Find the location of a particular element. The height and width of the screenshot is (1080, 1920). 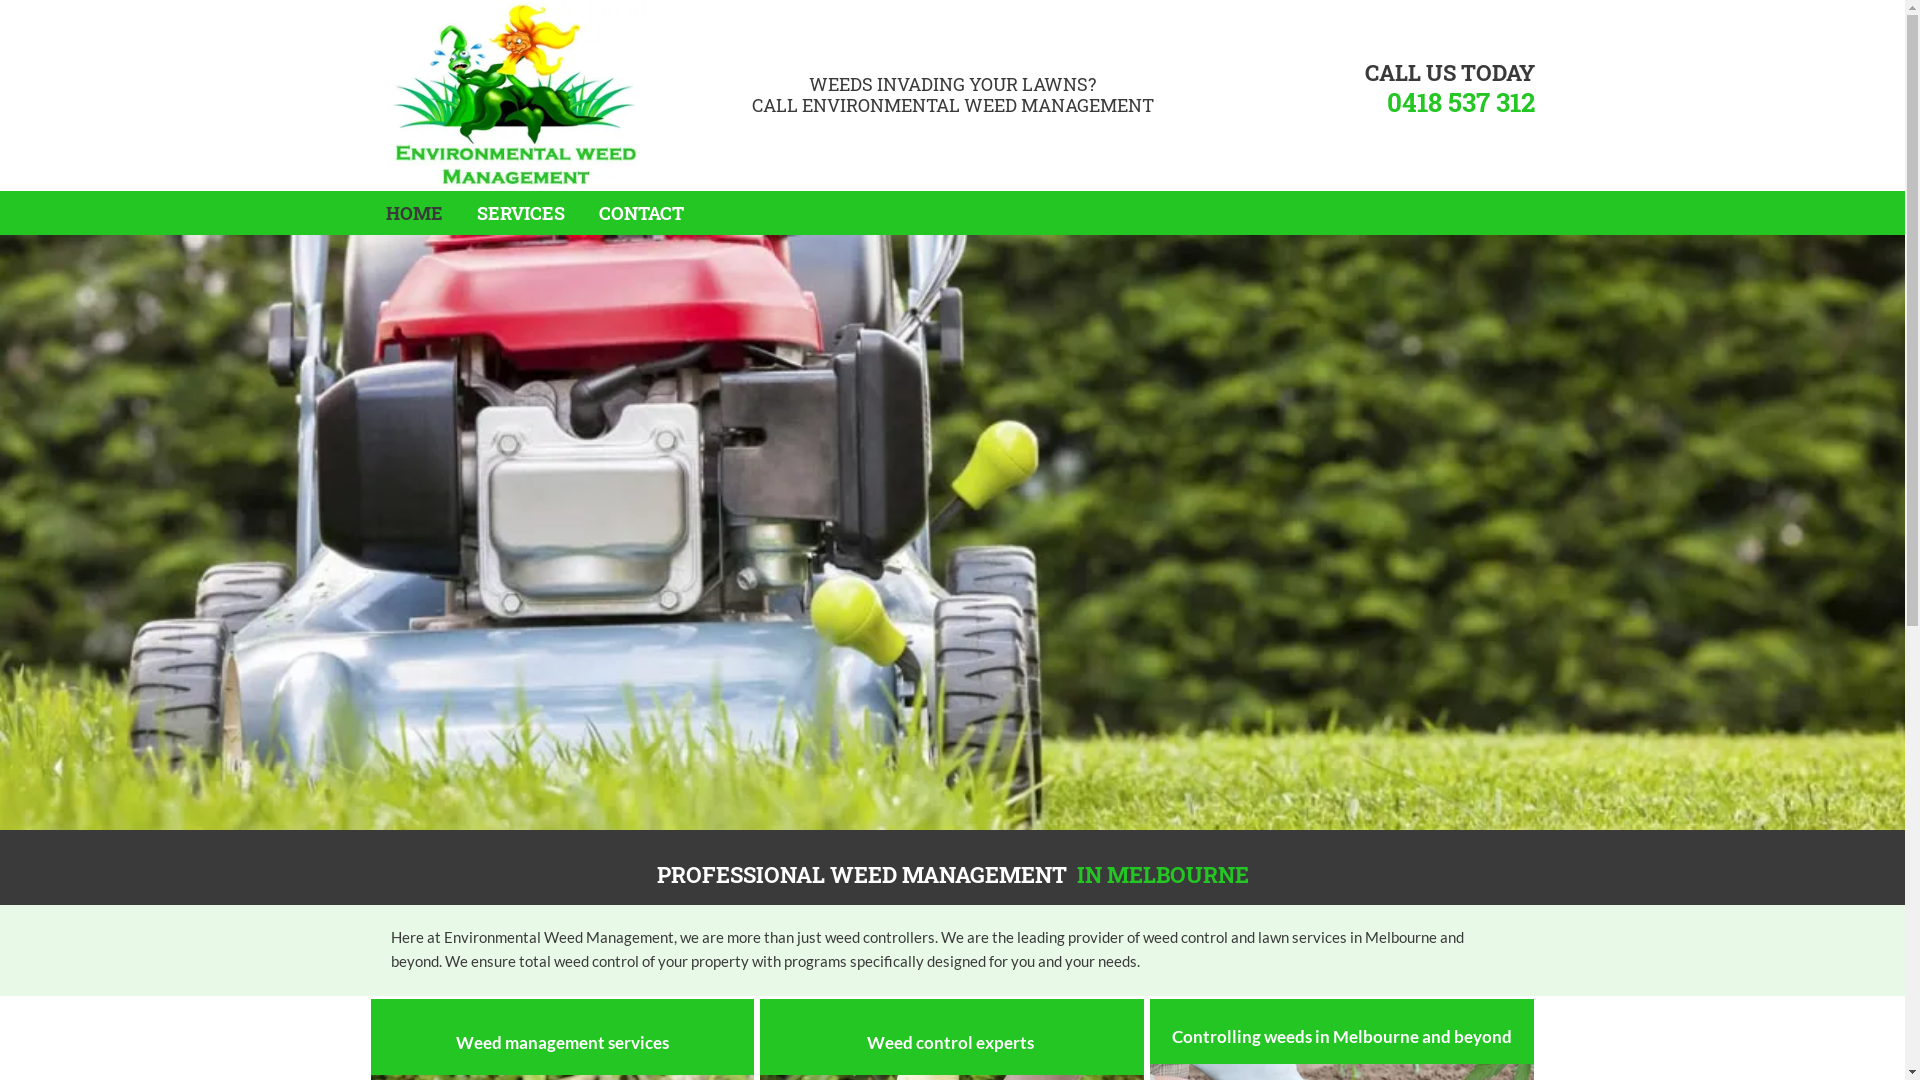

'0418 537 312' is located at coordinates (1459, 101).